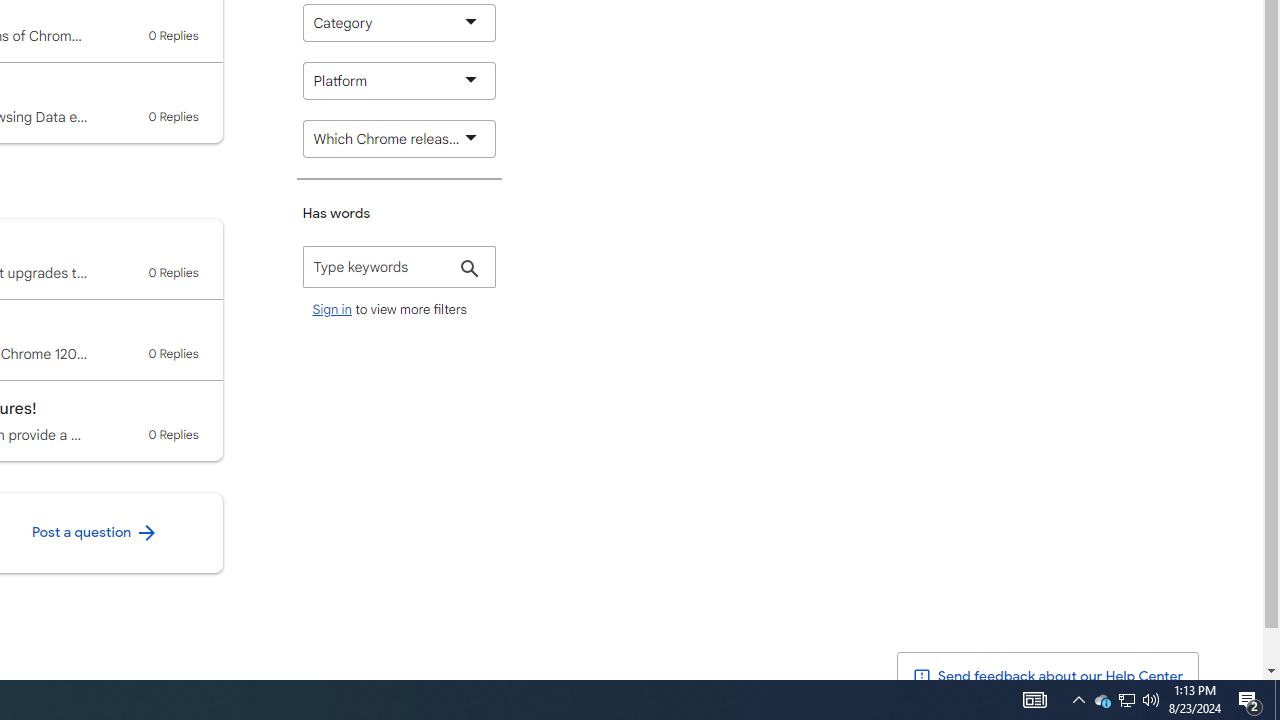 The height and width of the screenshot is (720, 1280). Describe the element at coordinates (1047, 676) in the screenshot. I see `' Send feedback about our Help Center'` at that location.